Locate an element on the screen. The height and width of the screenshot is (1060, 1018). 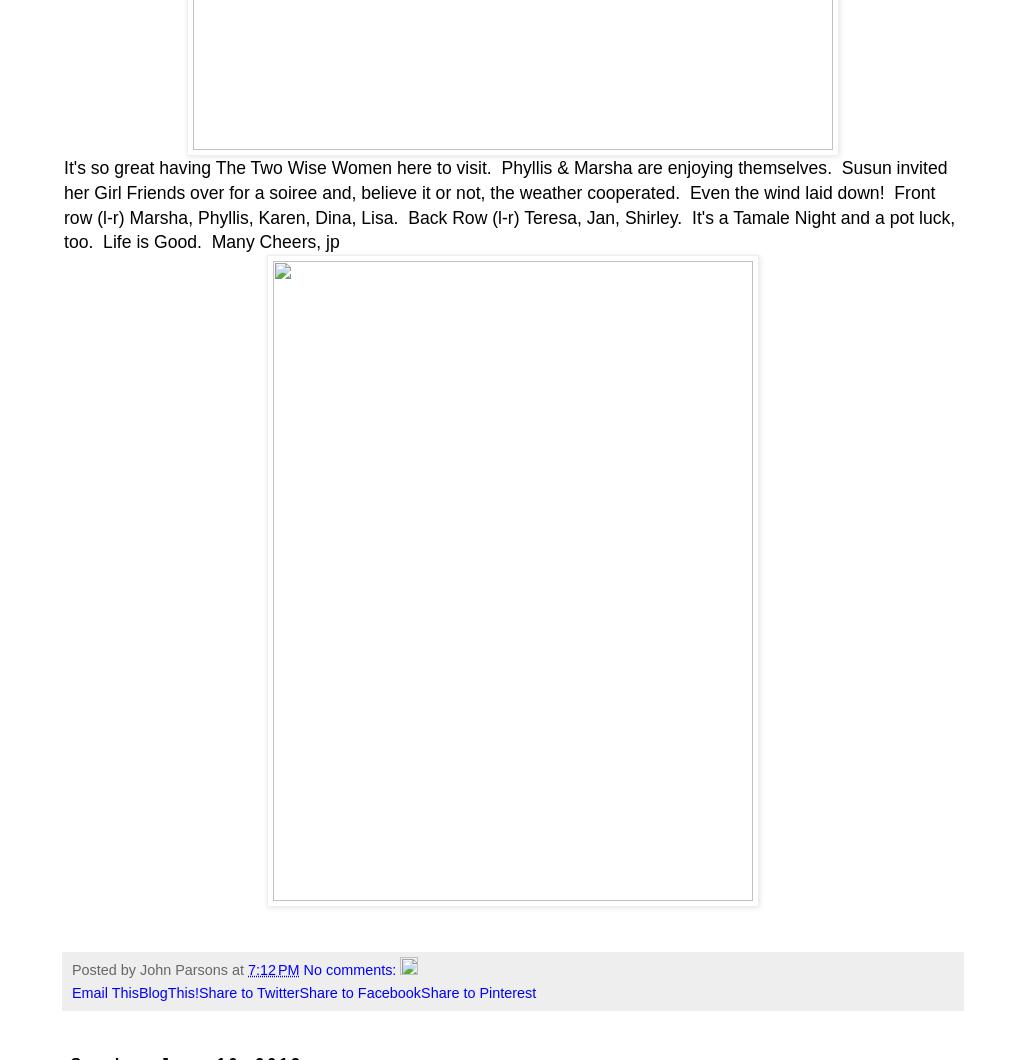
'Posted by' is located at coordinates (71, 969).